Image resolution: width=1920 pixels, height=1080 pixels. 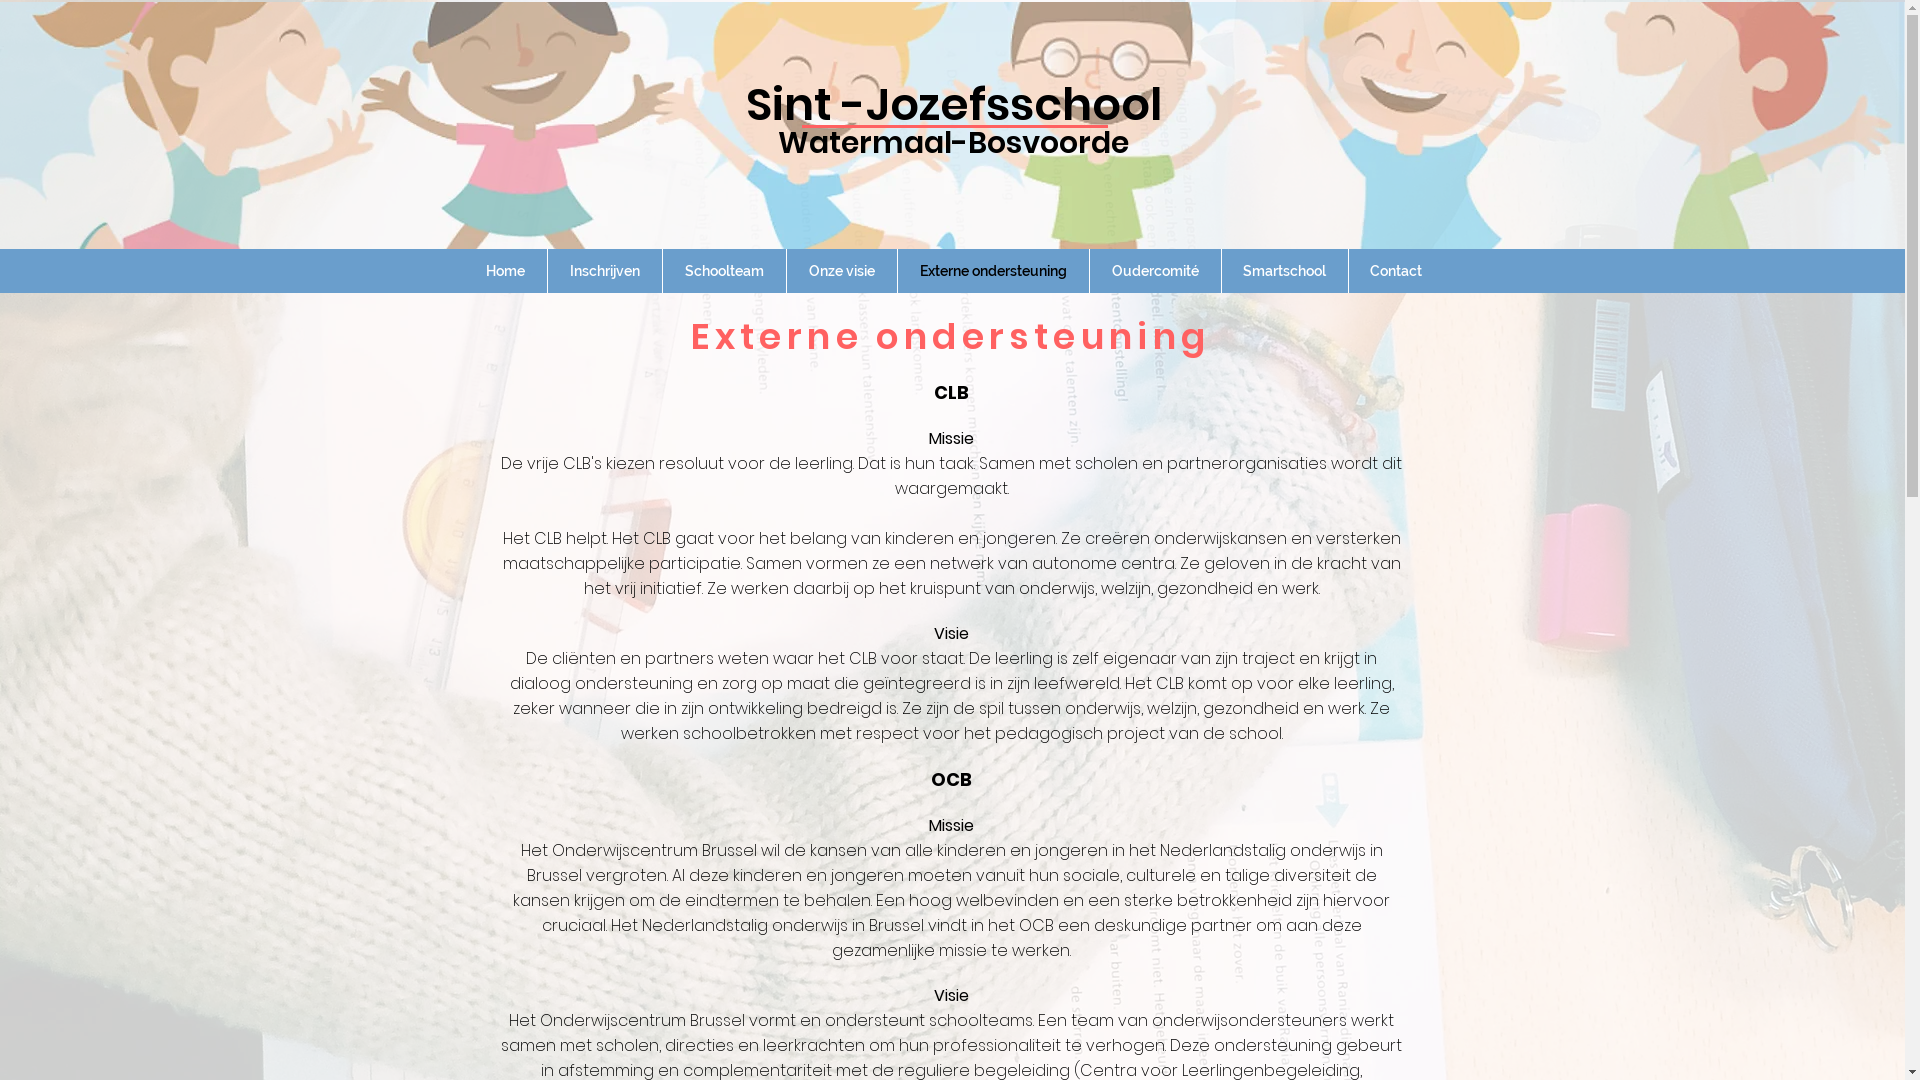 What do you see at coordinates (722, 270) in the screenshot?
I see `'Schoolteam'` at bounding box center [722, 270].